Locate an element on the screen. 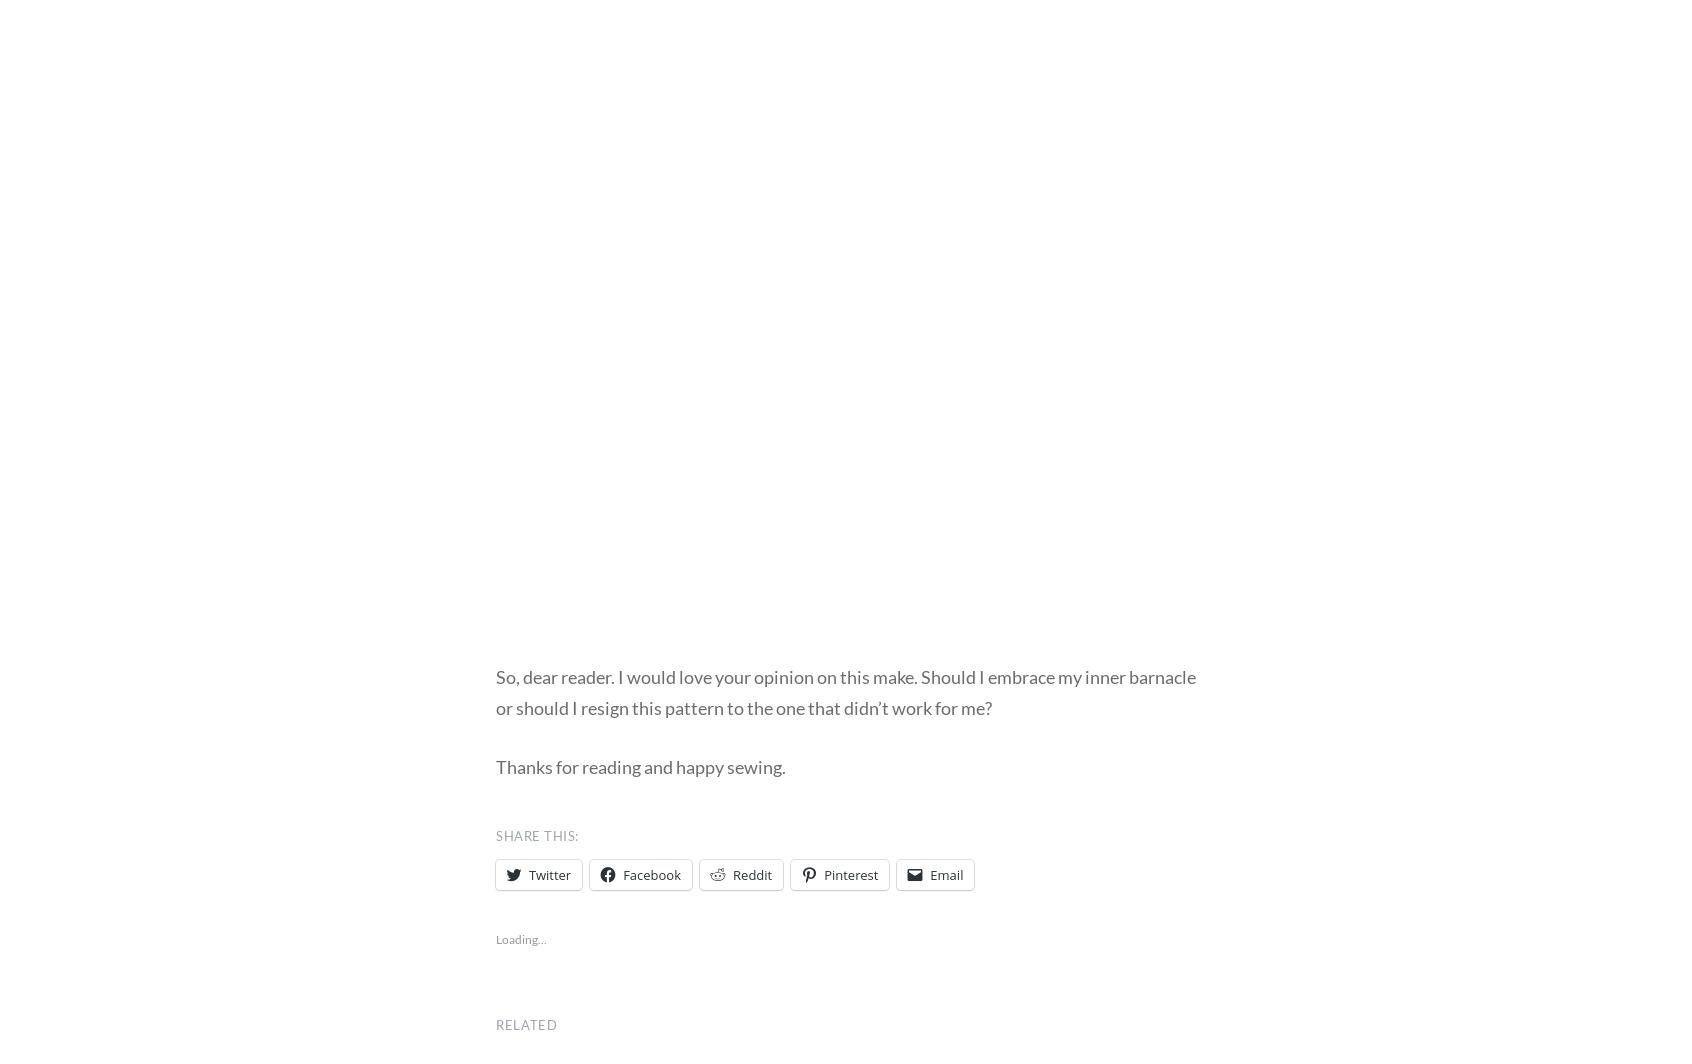 This screenshot has height=1064, width=1692. 'Related' is located at coordinates (526, 1023).